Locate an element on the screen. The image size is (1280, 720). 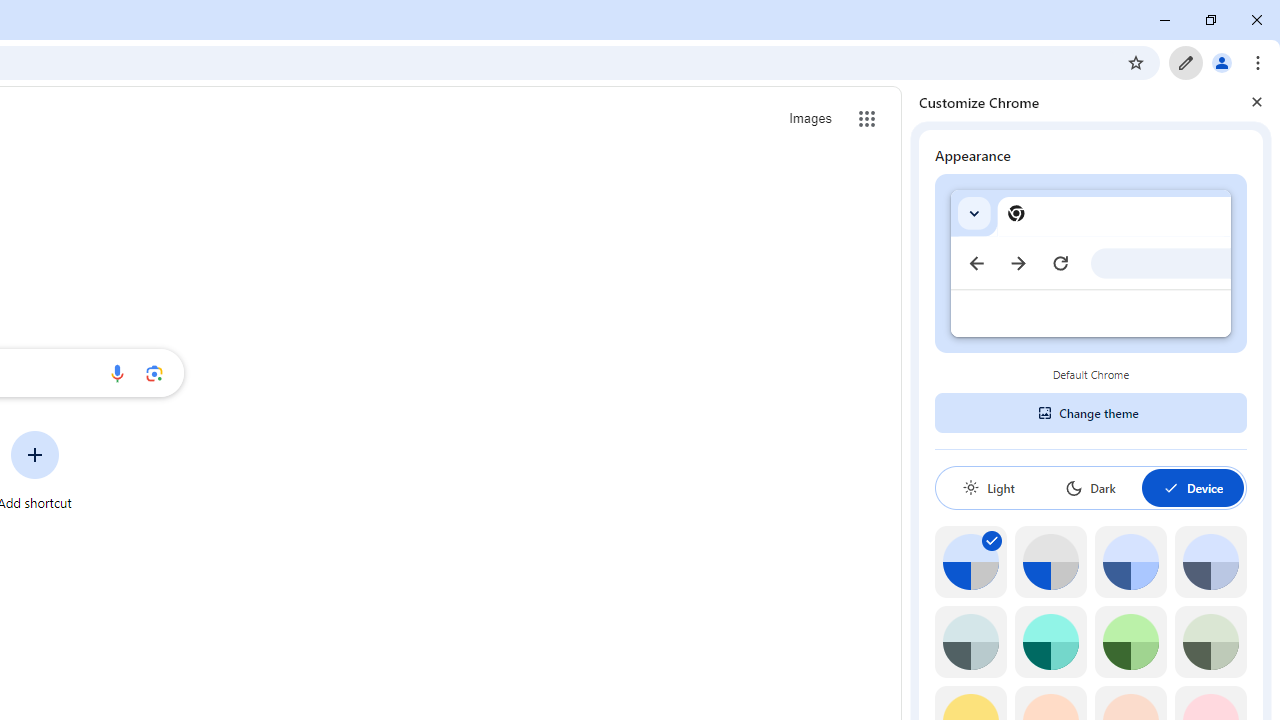
'Green' is located at coordinates (1130, 642).